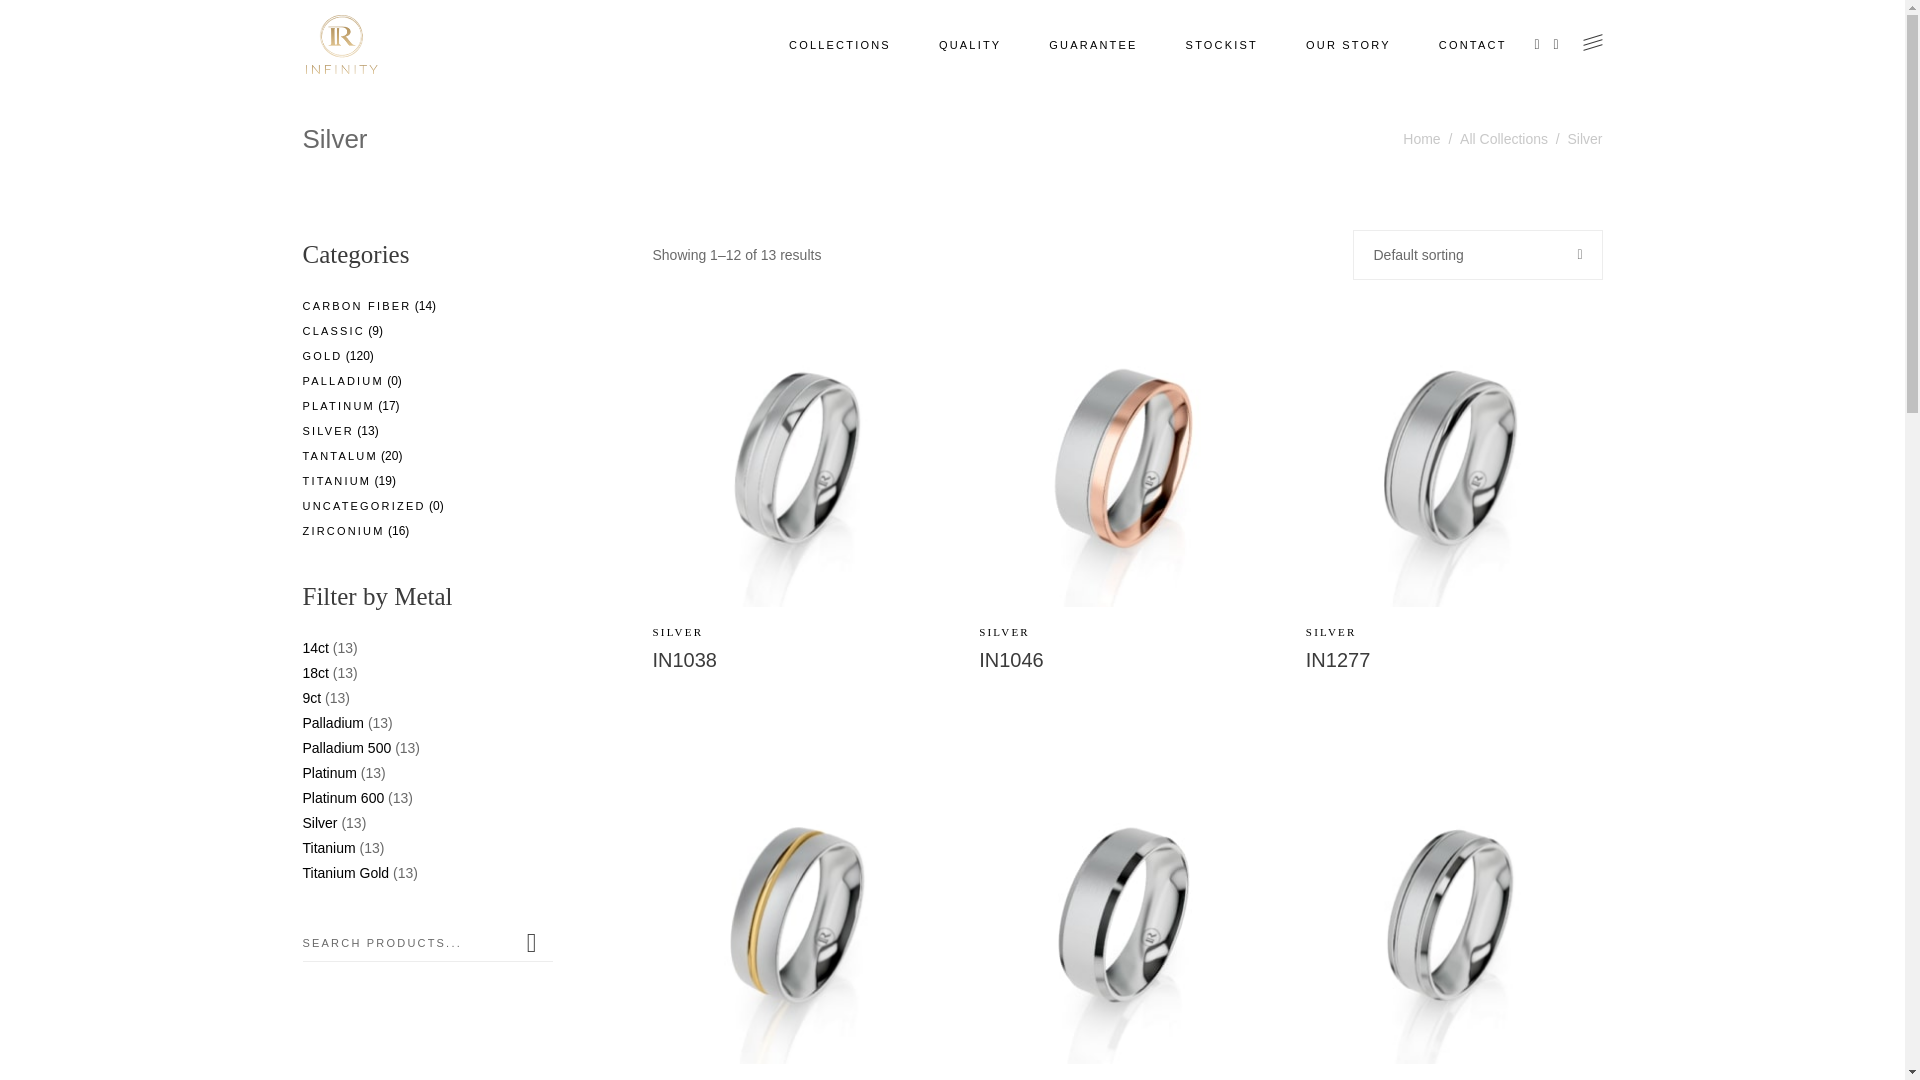 The image size is (1920, 1080). Describe the element at coordinates (314, 648) in the screenshot. I see `'14ct'` at that location.